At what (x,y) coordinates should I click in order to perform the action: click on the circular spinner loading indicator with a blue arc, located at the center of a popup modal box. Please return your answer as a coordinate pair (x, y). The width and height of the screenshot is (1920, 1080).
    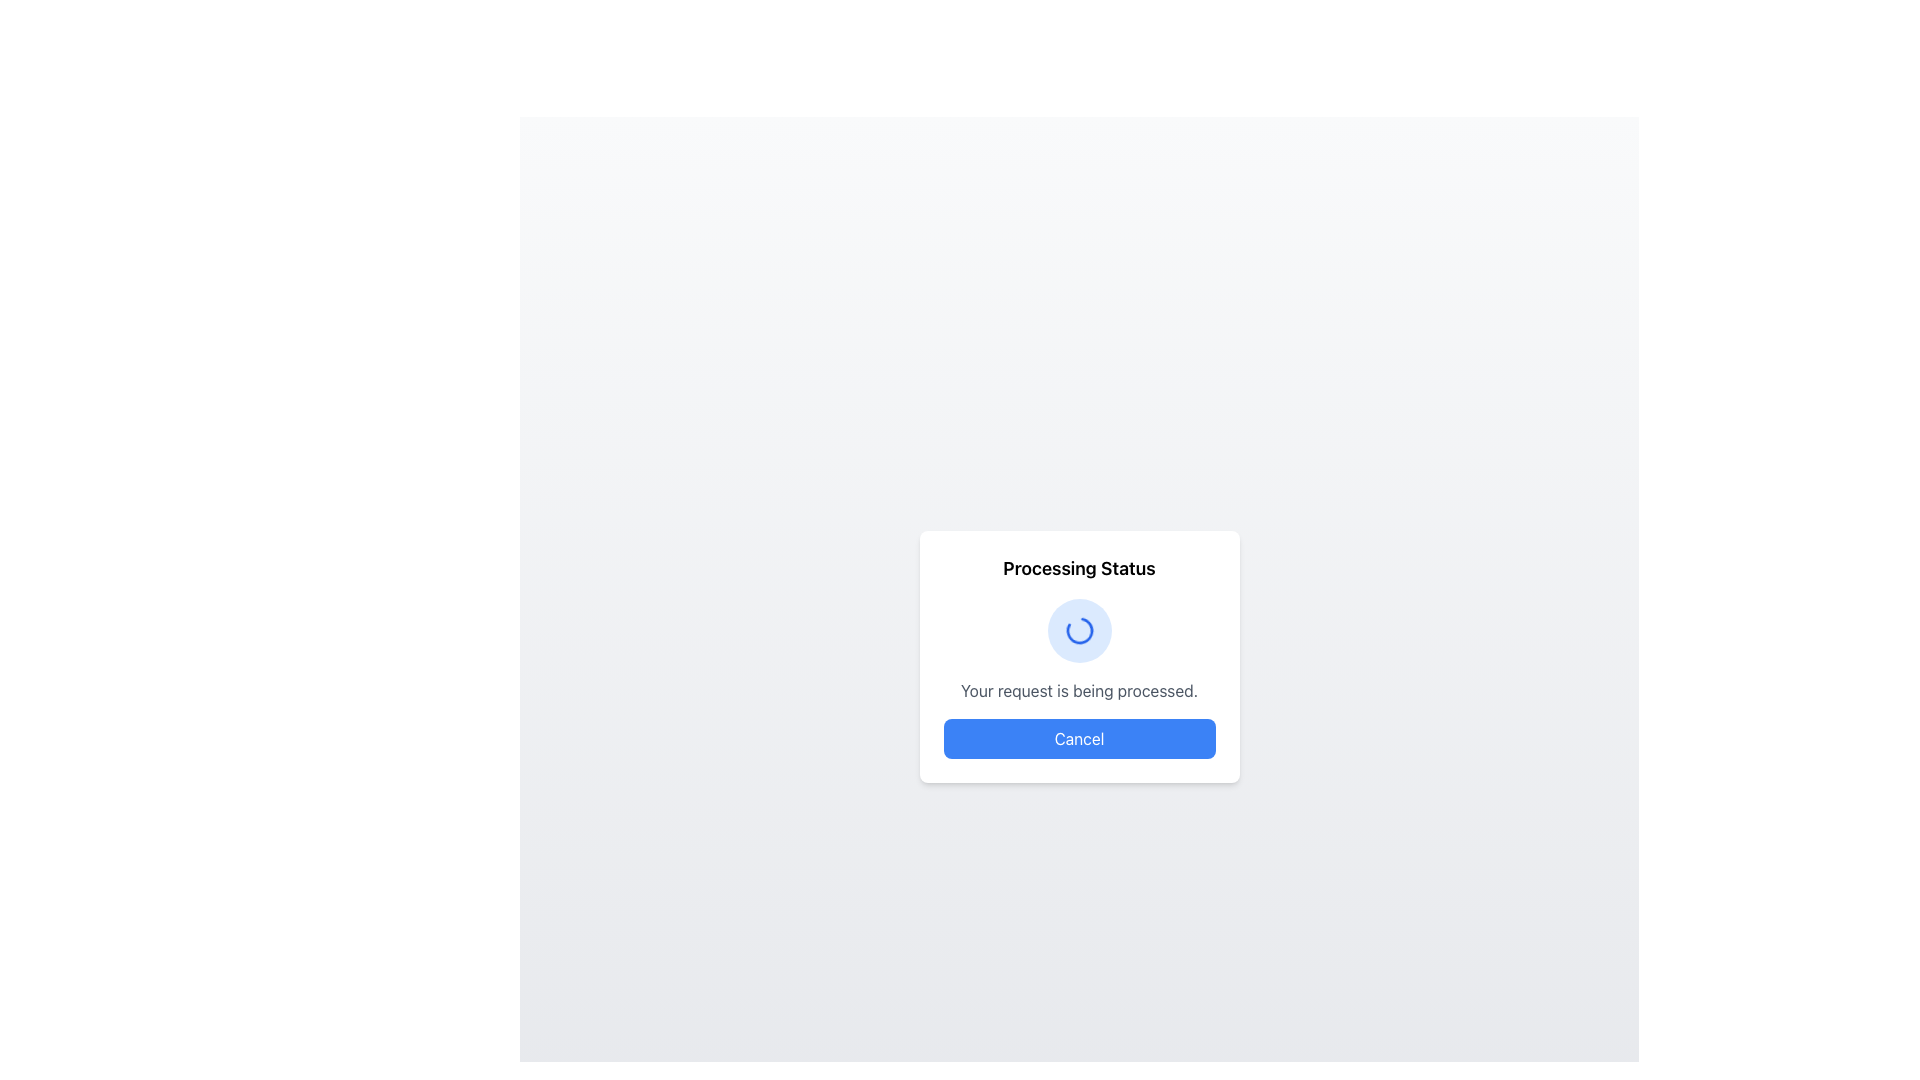
    Looking at the image, I should click on (1078, 631).